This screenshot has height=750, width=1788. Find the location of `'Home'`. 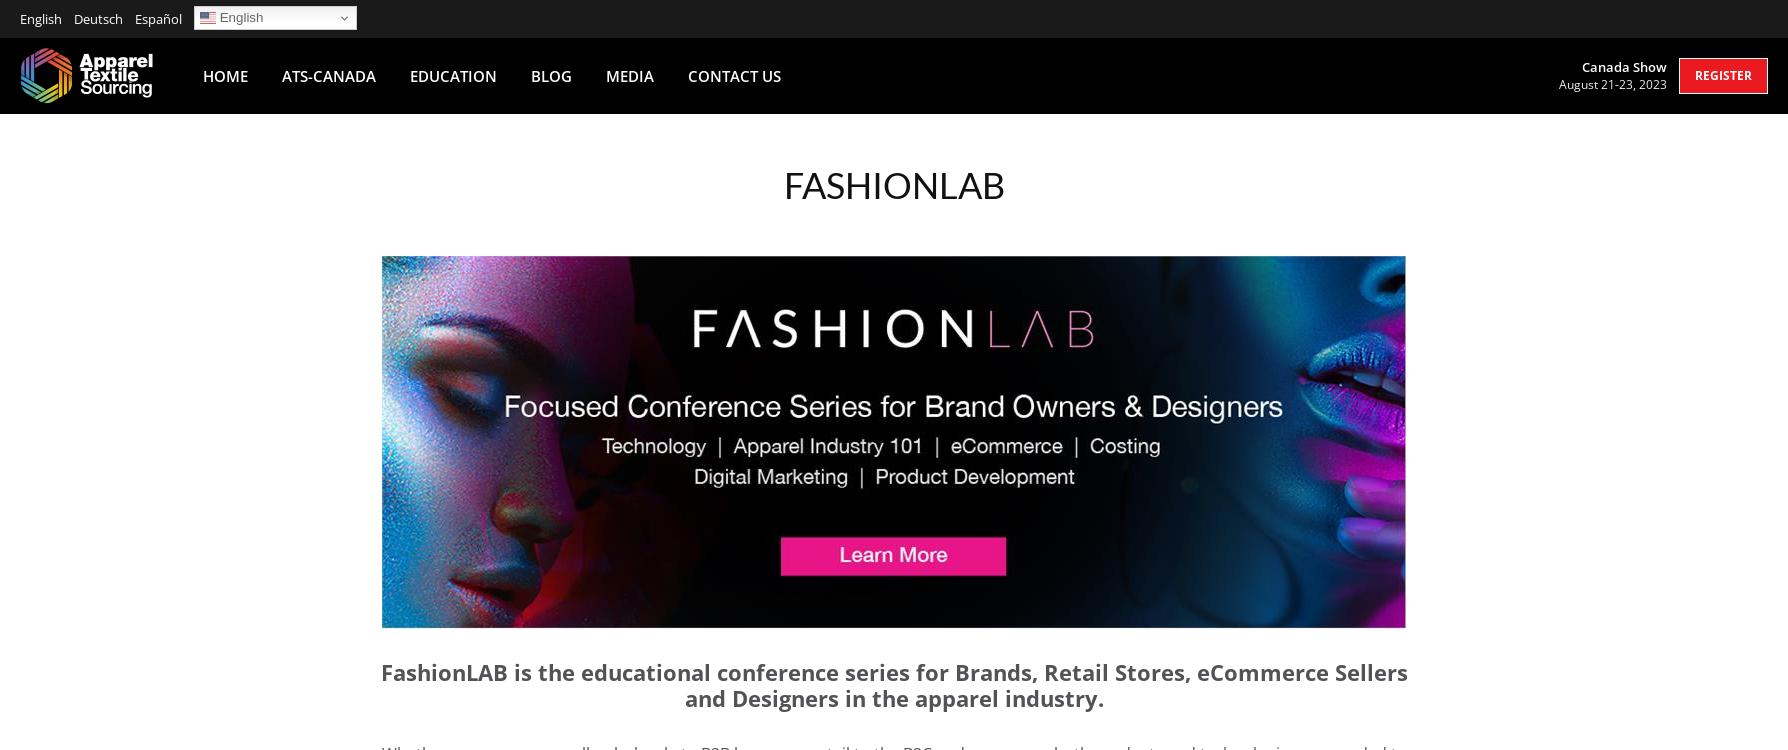

'Home' is located at coordinates (224, 74).